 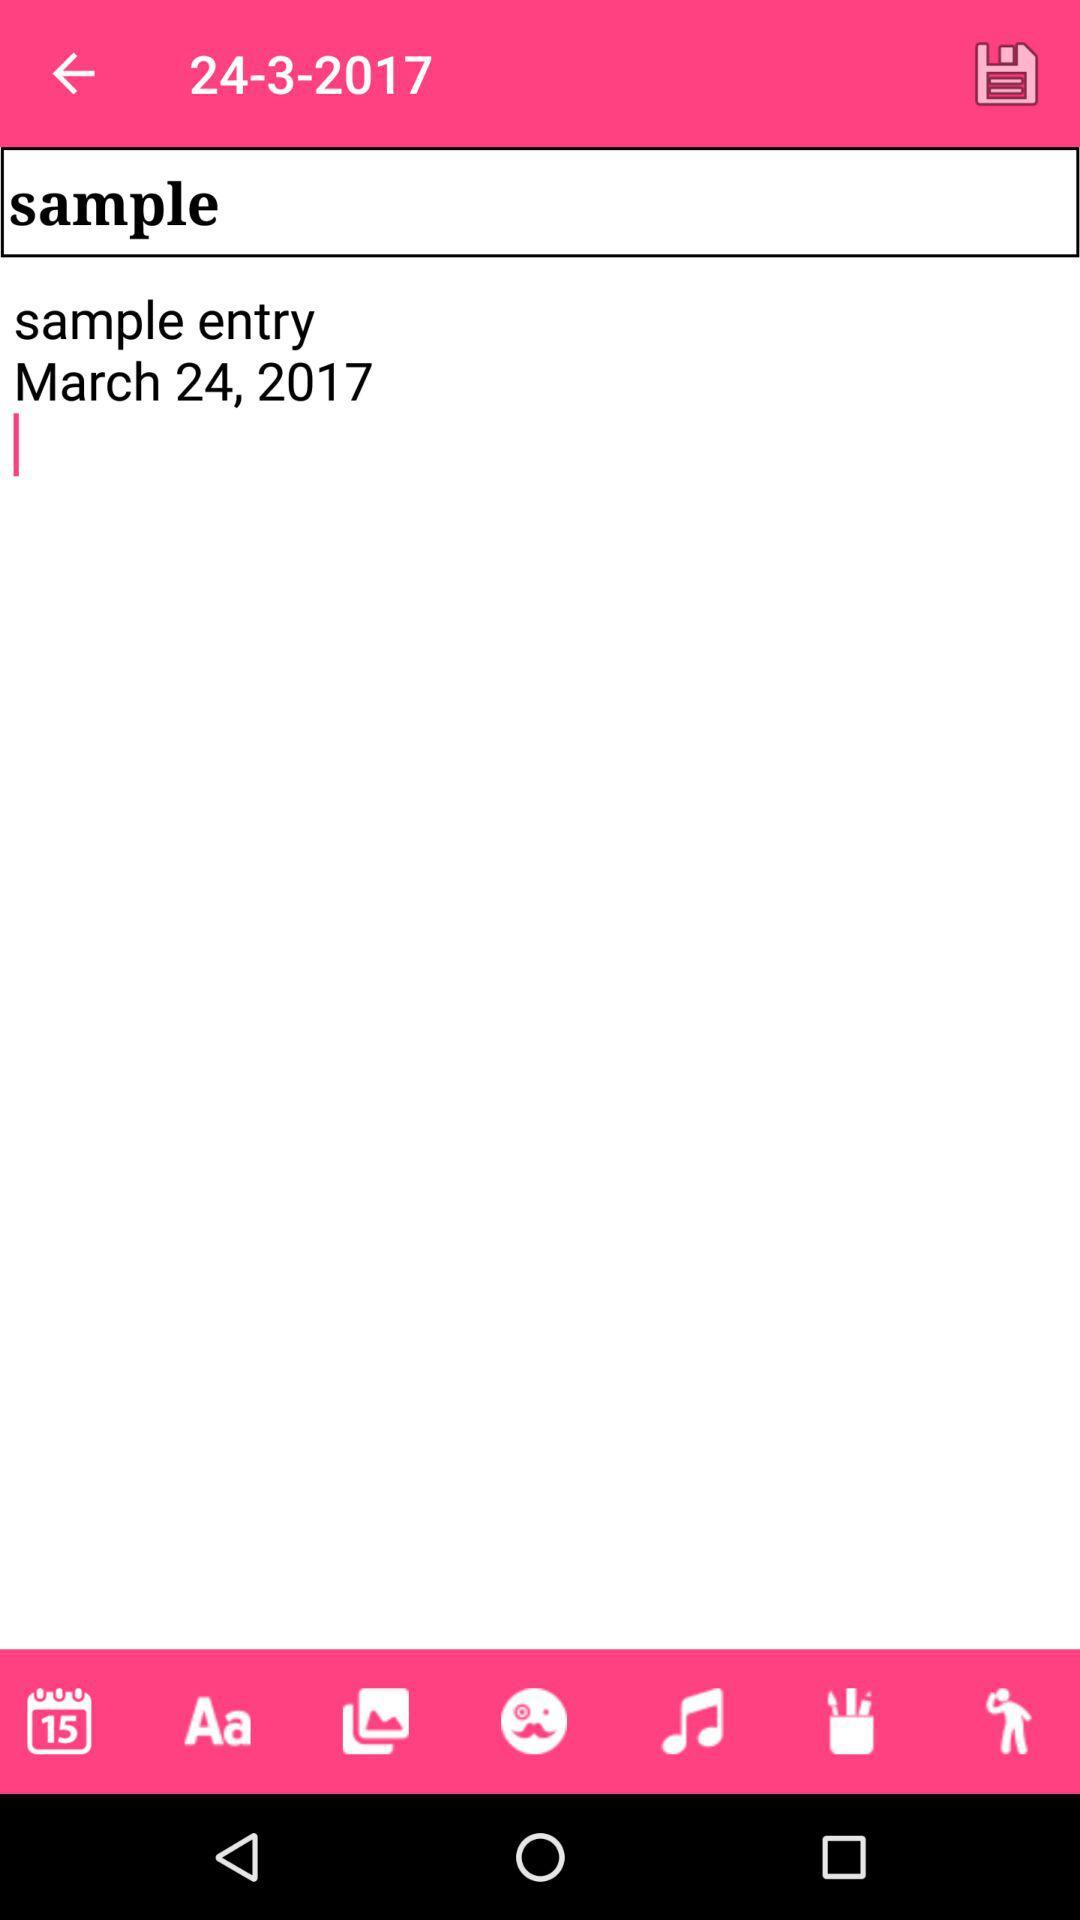 I want to click on the font icon, so click(x=217, y=1720).